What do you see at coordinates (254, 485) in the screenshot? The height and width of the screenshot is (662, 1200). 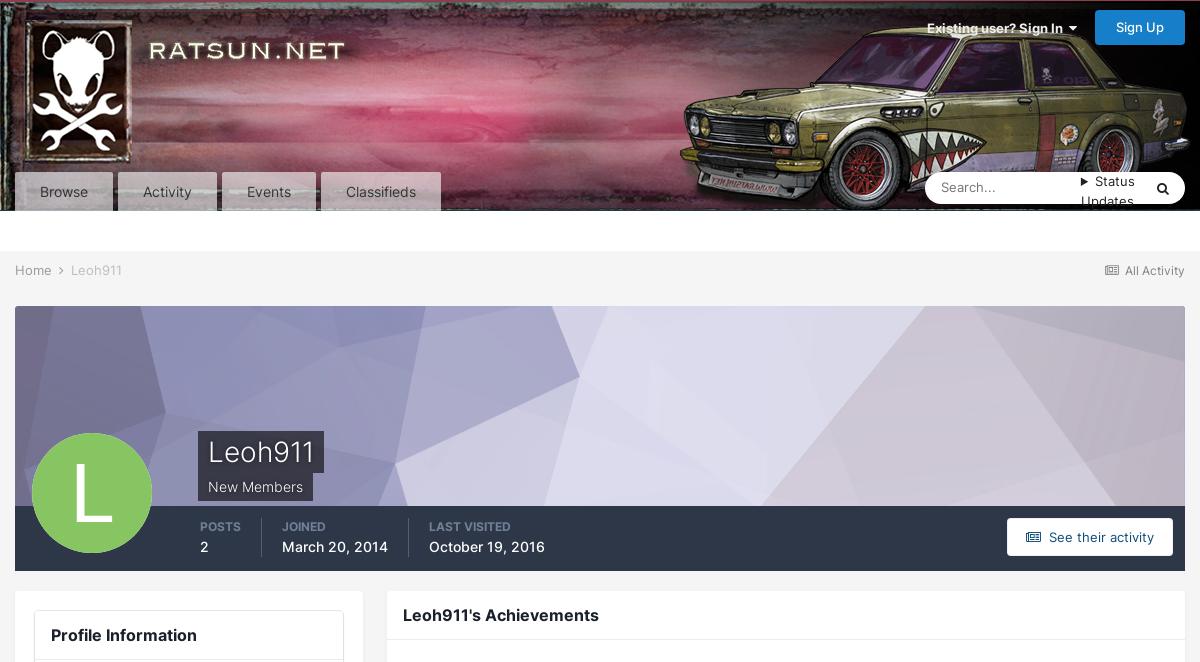 I see `'New Members'` at bounding box center [254, 485].